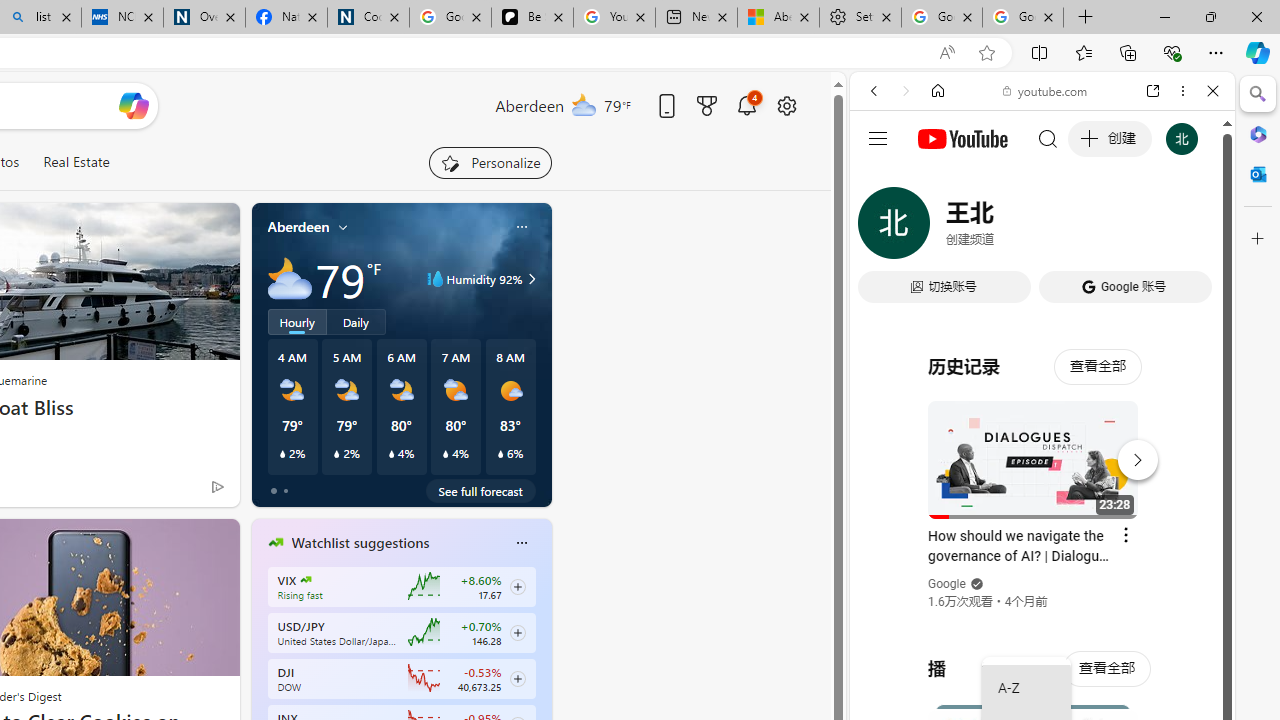 This screenshot has width=1280, height=720. Describe the element at coordinates (1041, 543) in the screenshot. I see `'Music'` at that location.